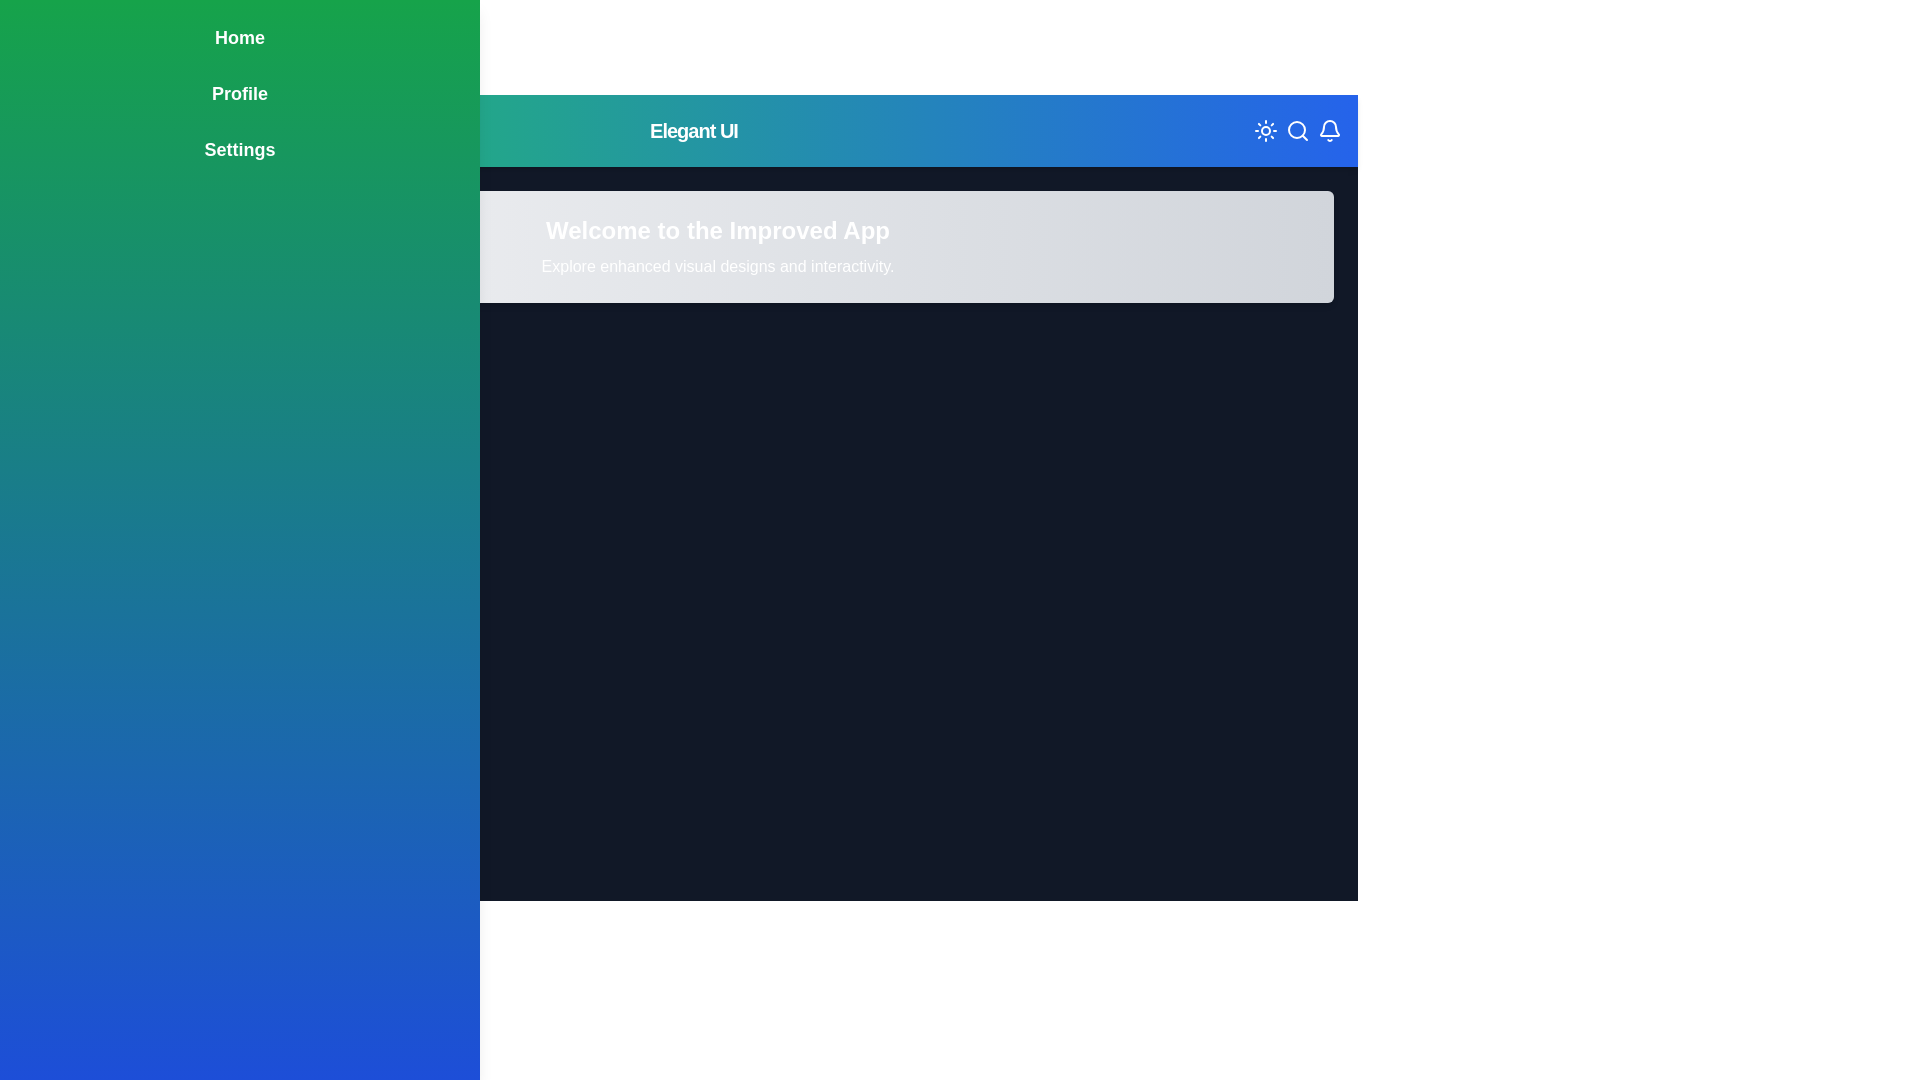 The width and height of the screenshot is (1920, 1080). What do you see at coordinates (1329, 131) in the screenshot?
I see `the bell icon to view notifications` at bounding box center [1329, 131].